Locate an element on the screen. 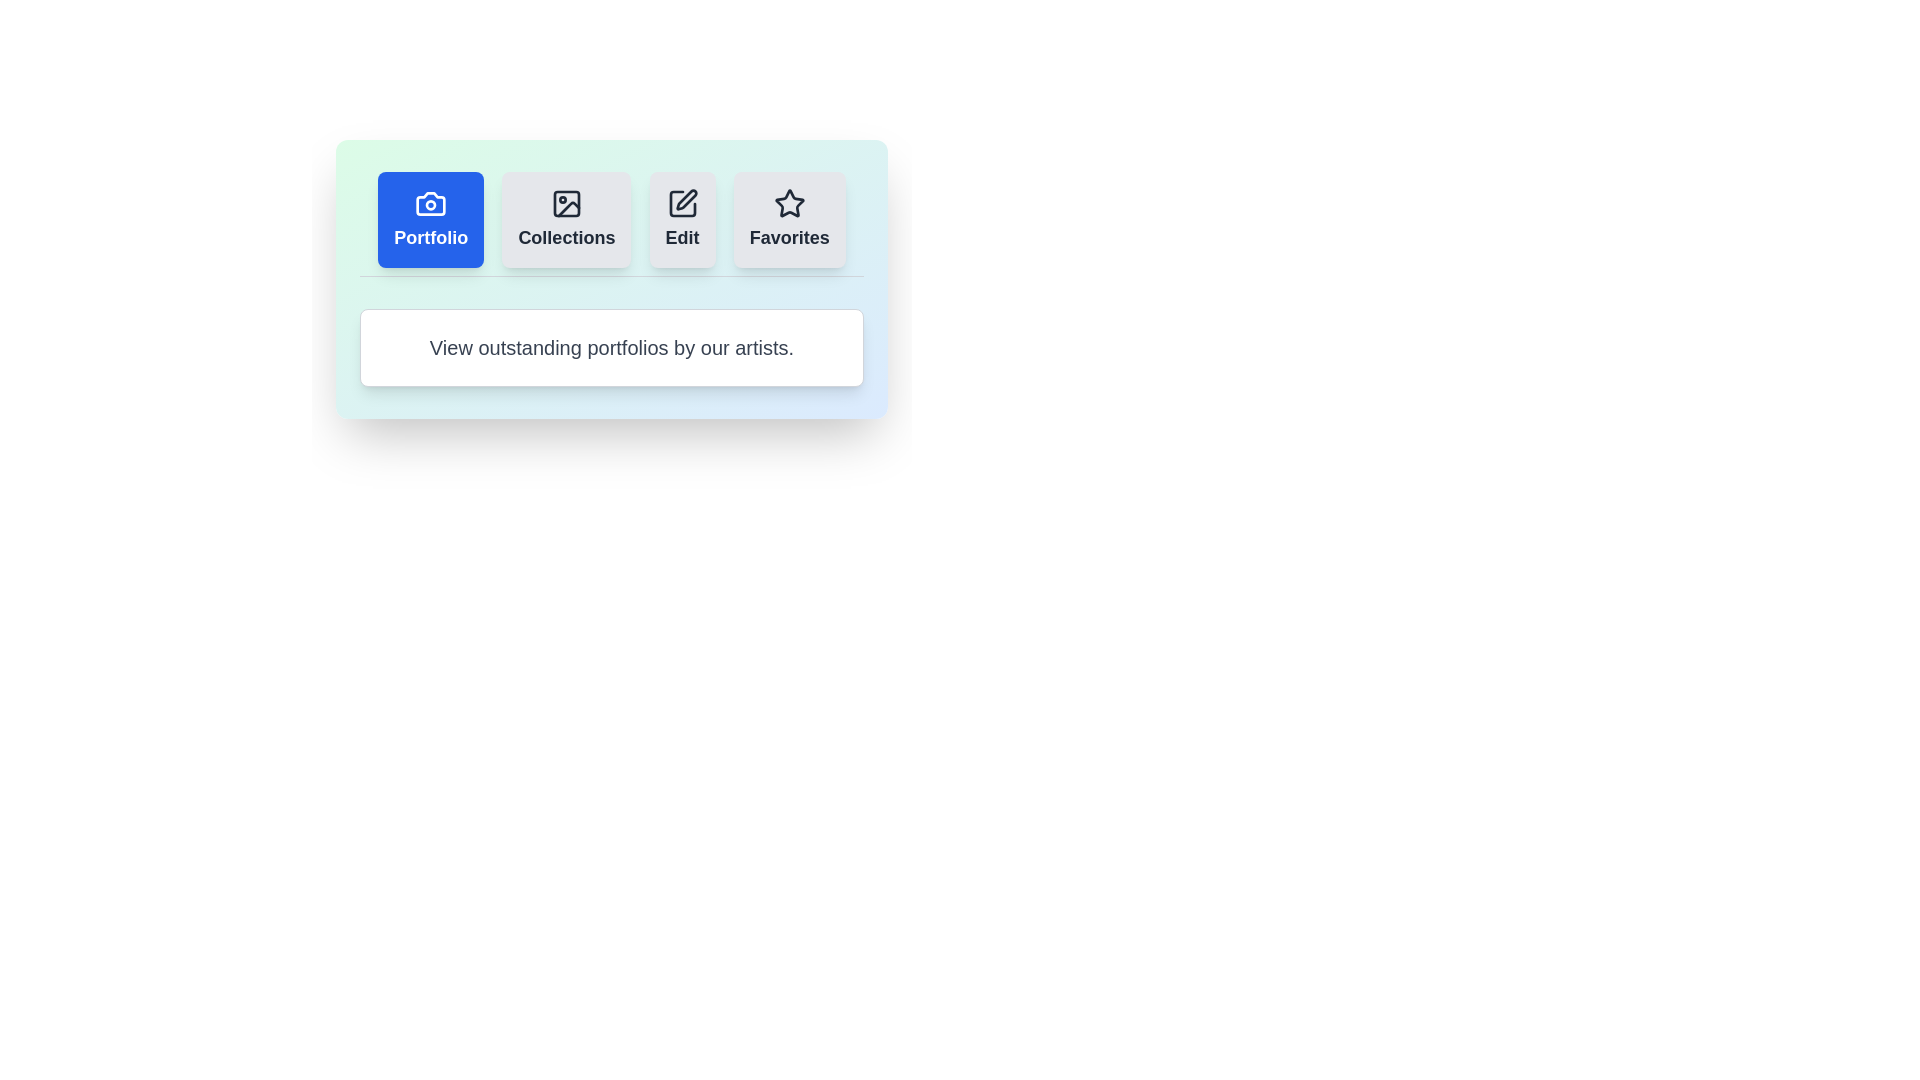 This screenshot has height=1080, width=1920. the tab labeled Portfolio to observe its hover effect is located at coordinates (430, 219).